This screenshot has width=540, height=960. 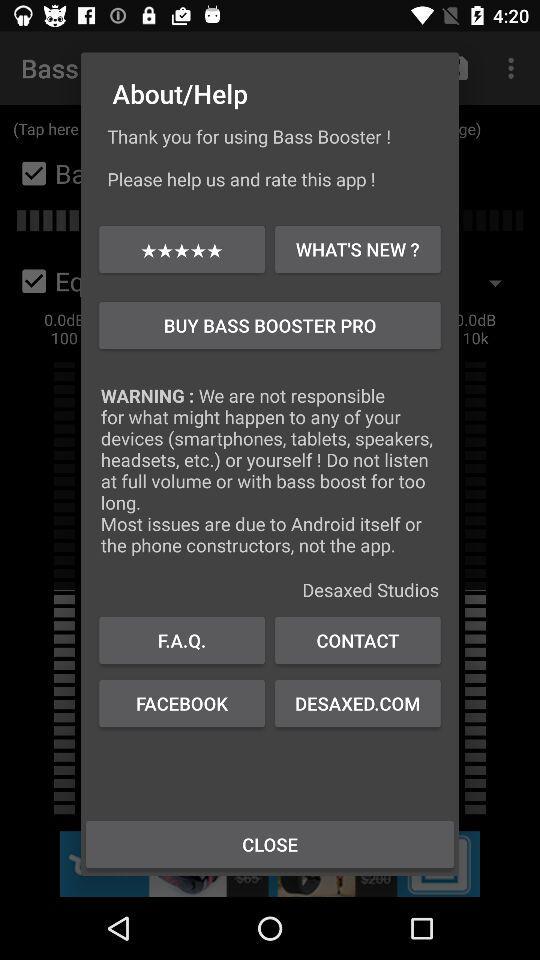 What do you see at coordinates (182, 639) in the screenshot?
I see `item above facebook item` at bounding box center [182, 639].